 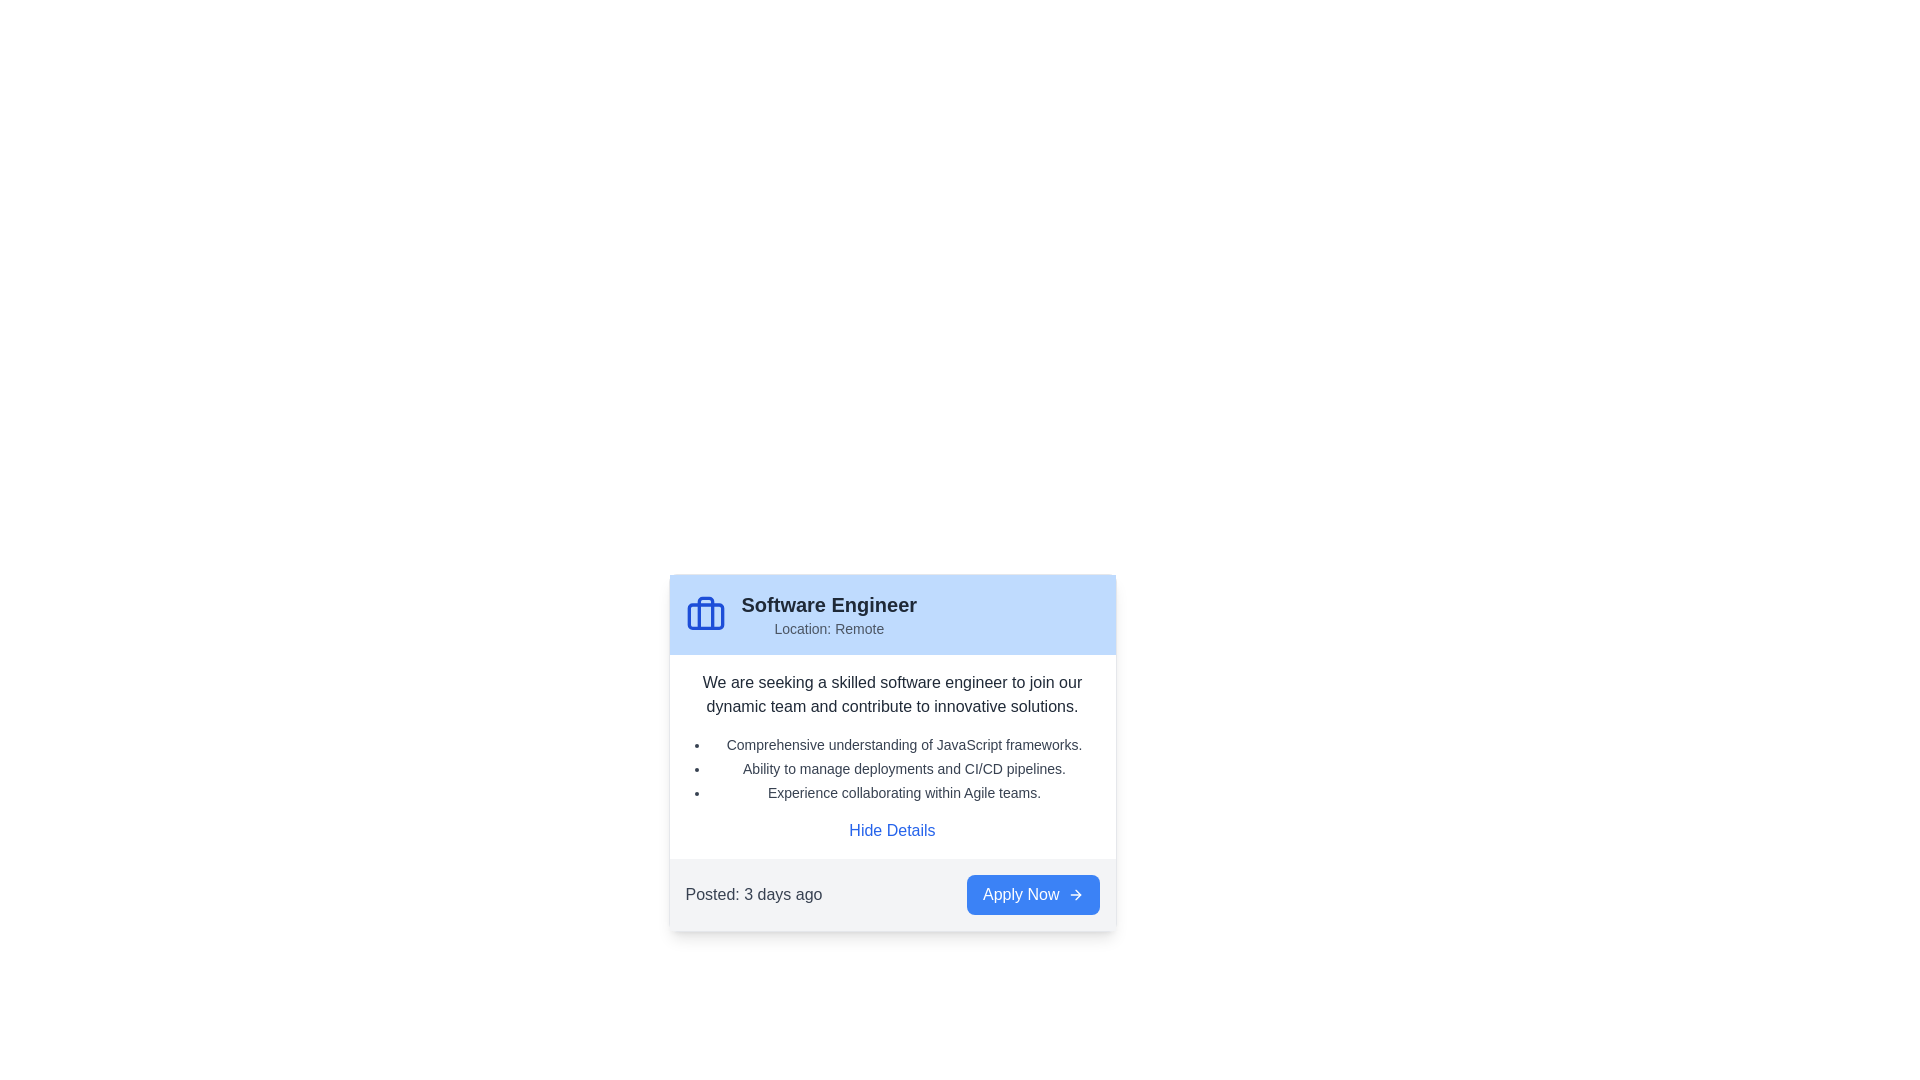 What do you see at coordinates (705, 615) in the screenshot?
I see `the decorative rectangular component of the briefcase icon located at the top-left of the 'Software Engineer' job posting card` at bounding box center [705, 615].